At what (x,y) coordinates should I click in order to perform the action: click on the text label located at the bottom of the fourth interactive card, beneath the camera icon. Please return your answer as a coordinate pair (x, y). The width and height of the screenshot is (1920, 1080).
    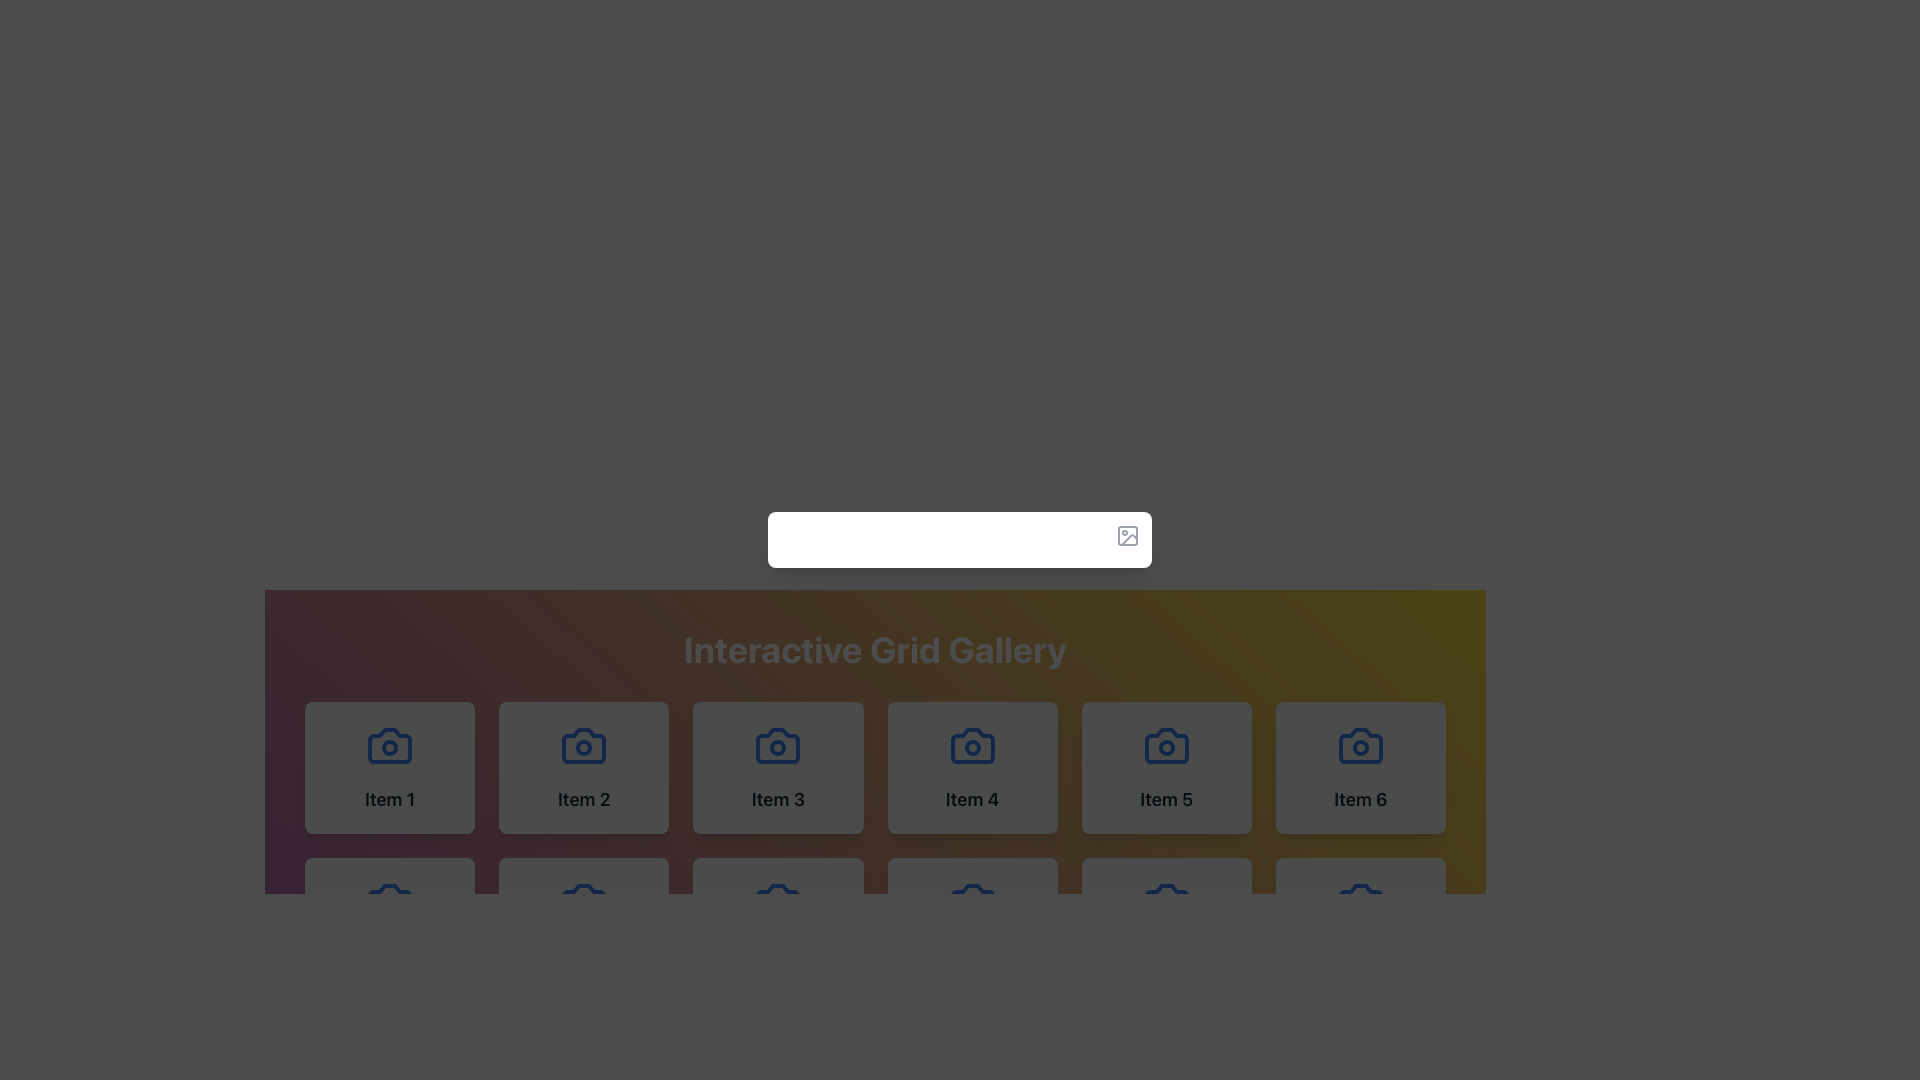
    Looking at the image, I should click on (972, 798).